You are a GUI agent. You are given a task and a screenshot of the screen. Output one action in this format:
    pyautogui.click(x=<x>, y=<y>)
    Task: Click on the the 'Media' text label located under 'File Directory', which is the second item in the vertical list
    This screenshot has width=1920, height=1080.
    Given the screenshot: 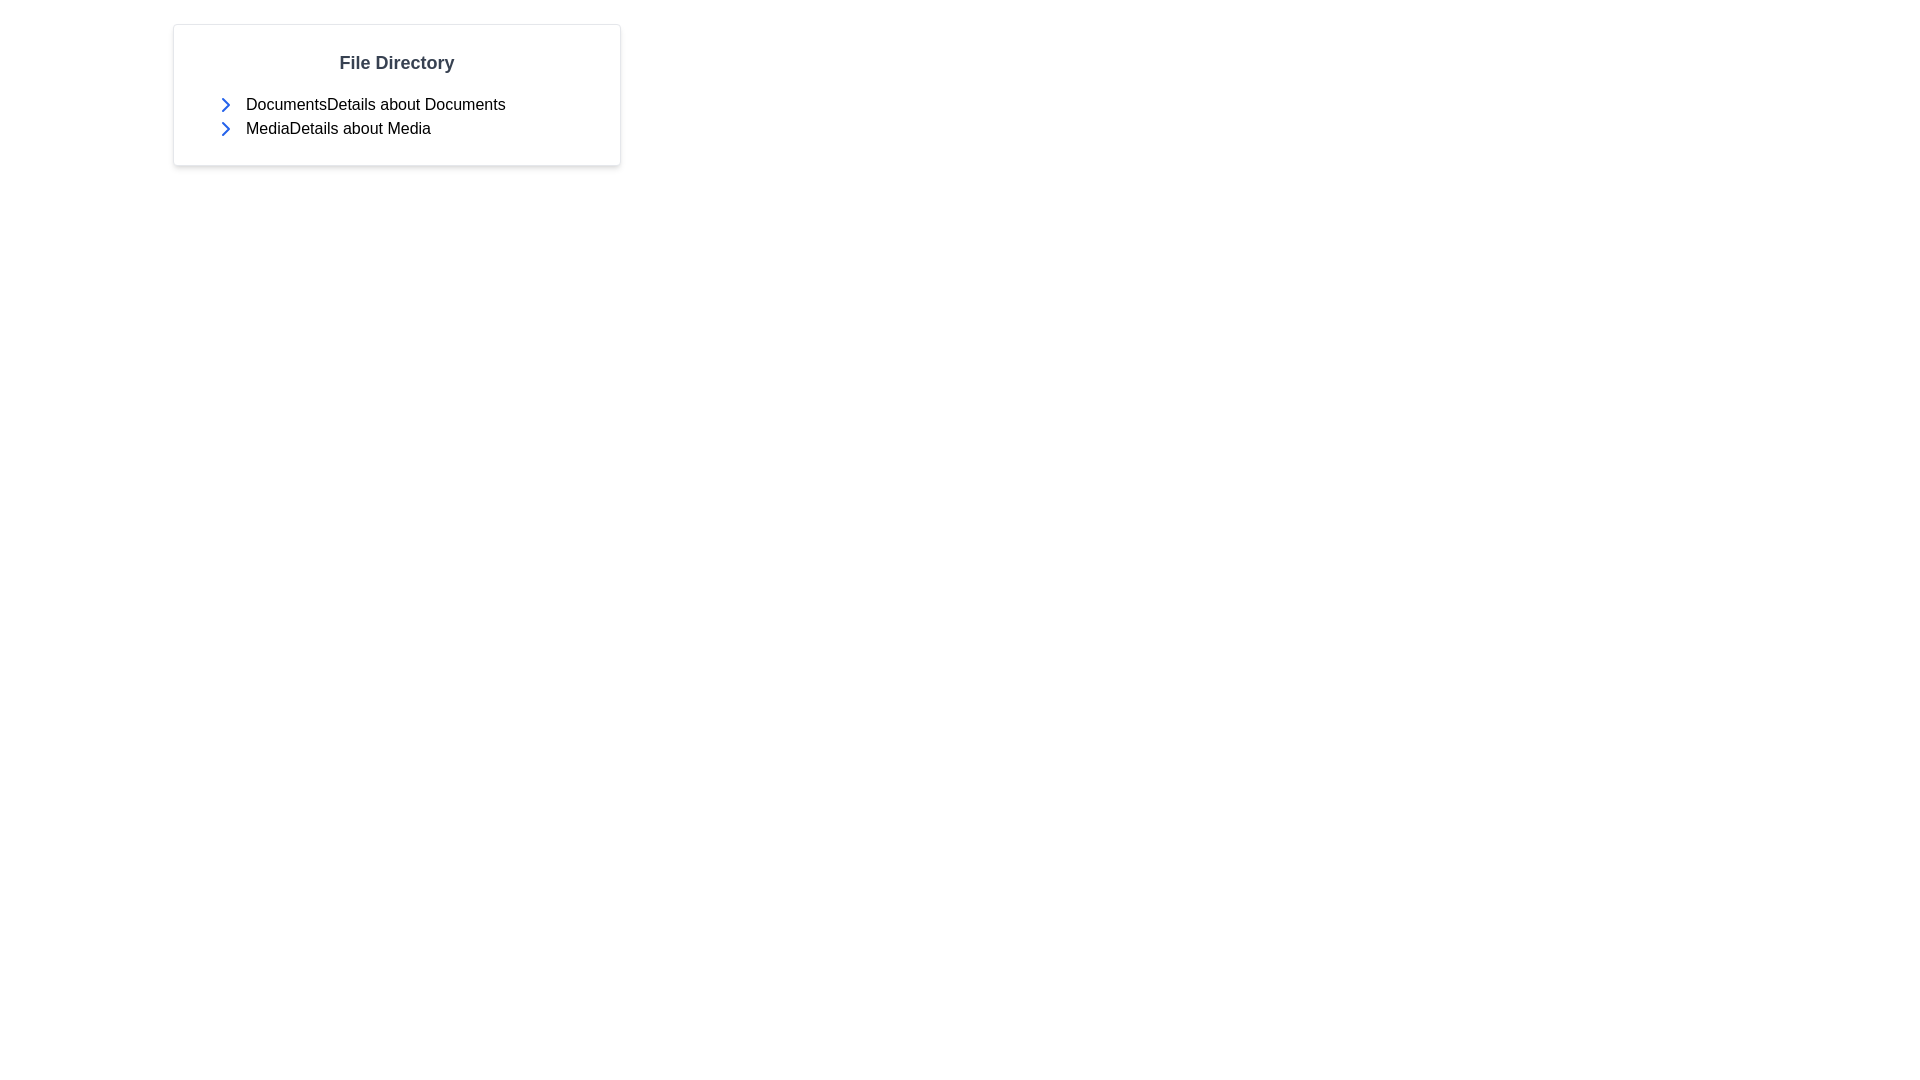 What is the action you would take?
    pyautogui.click(x=403, y=128)
    